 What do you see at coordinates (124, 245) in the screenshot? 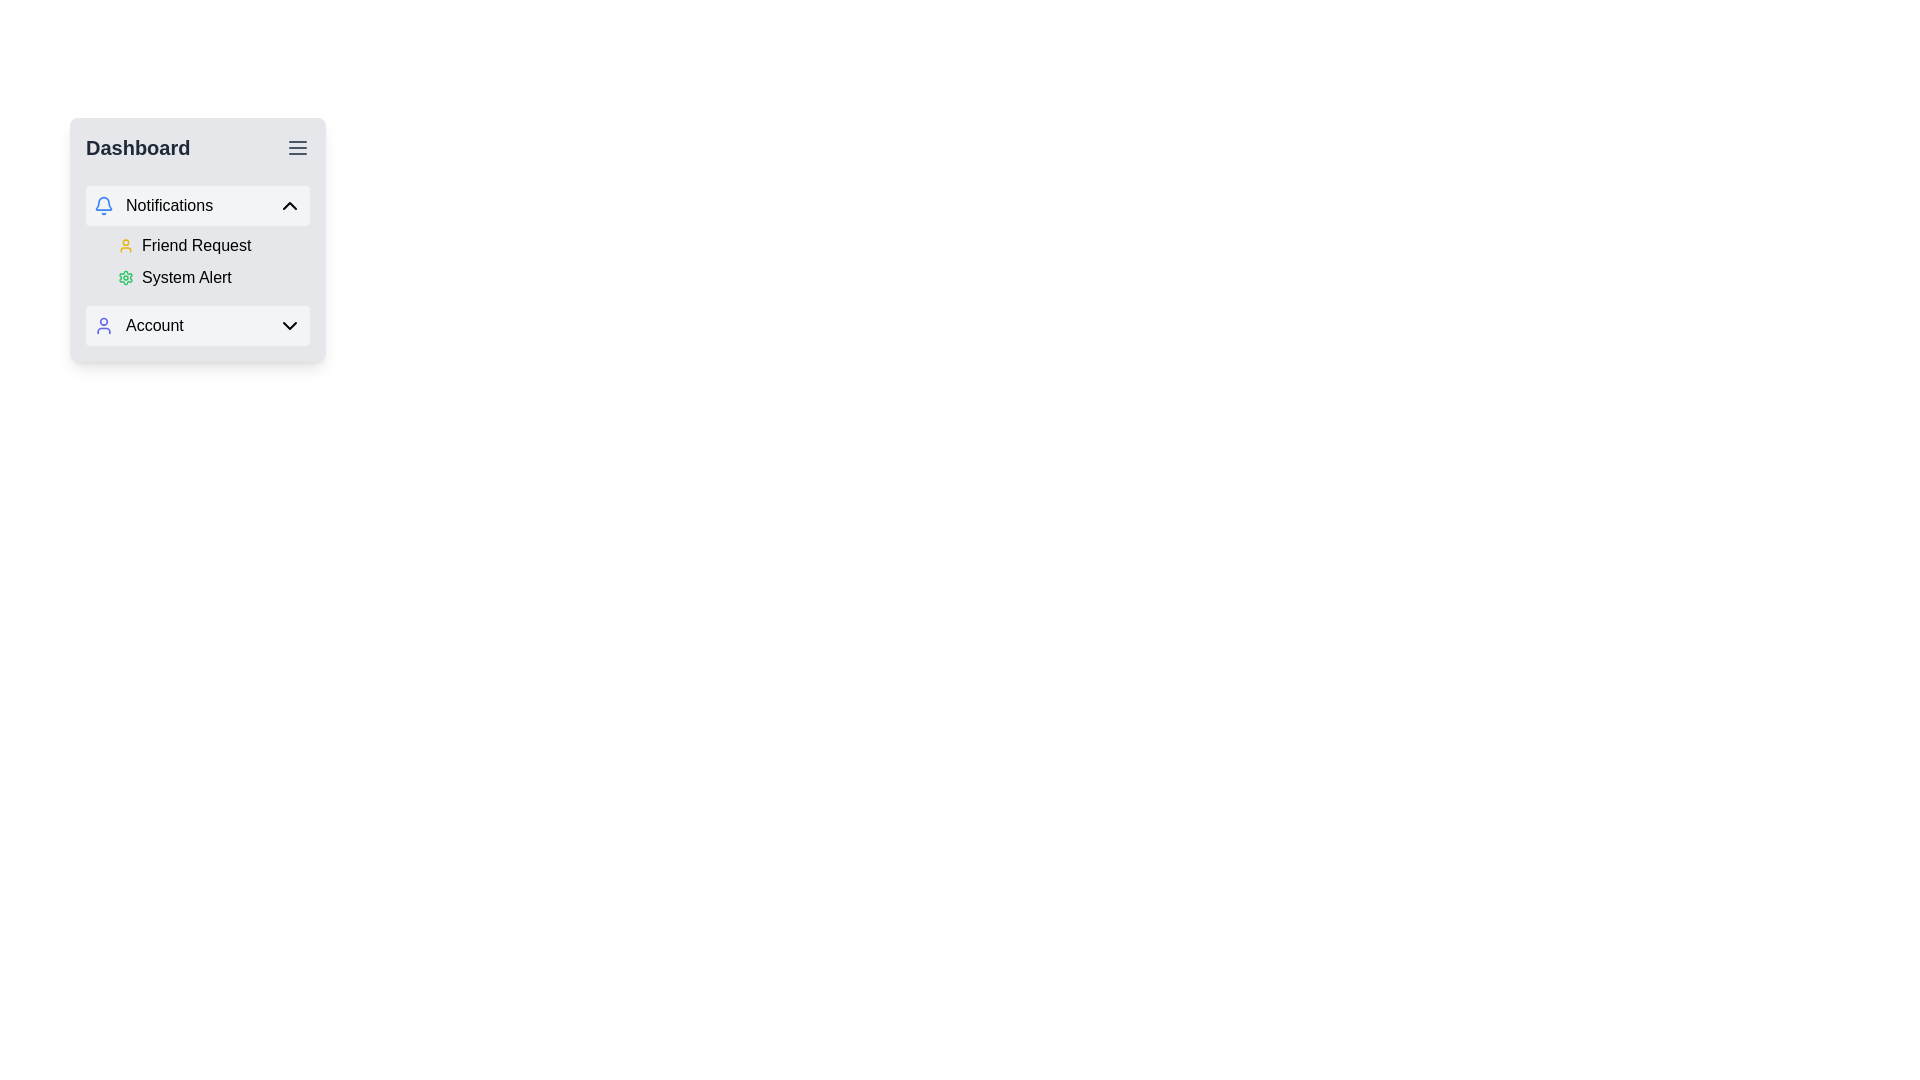
I see `the user profile icon located to the left of the 'Friend Request' label in the notifications section of the dashboard widget` at bounding box center [124, 245].